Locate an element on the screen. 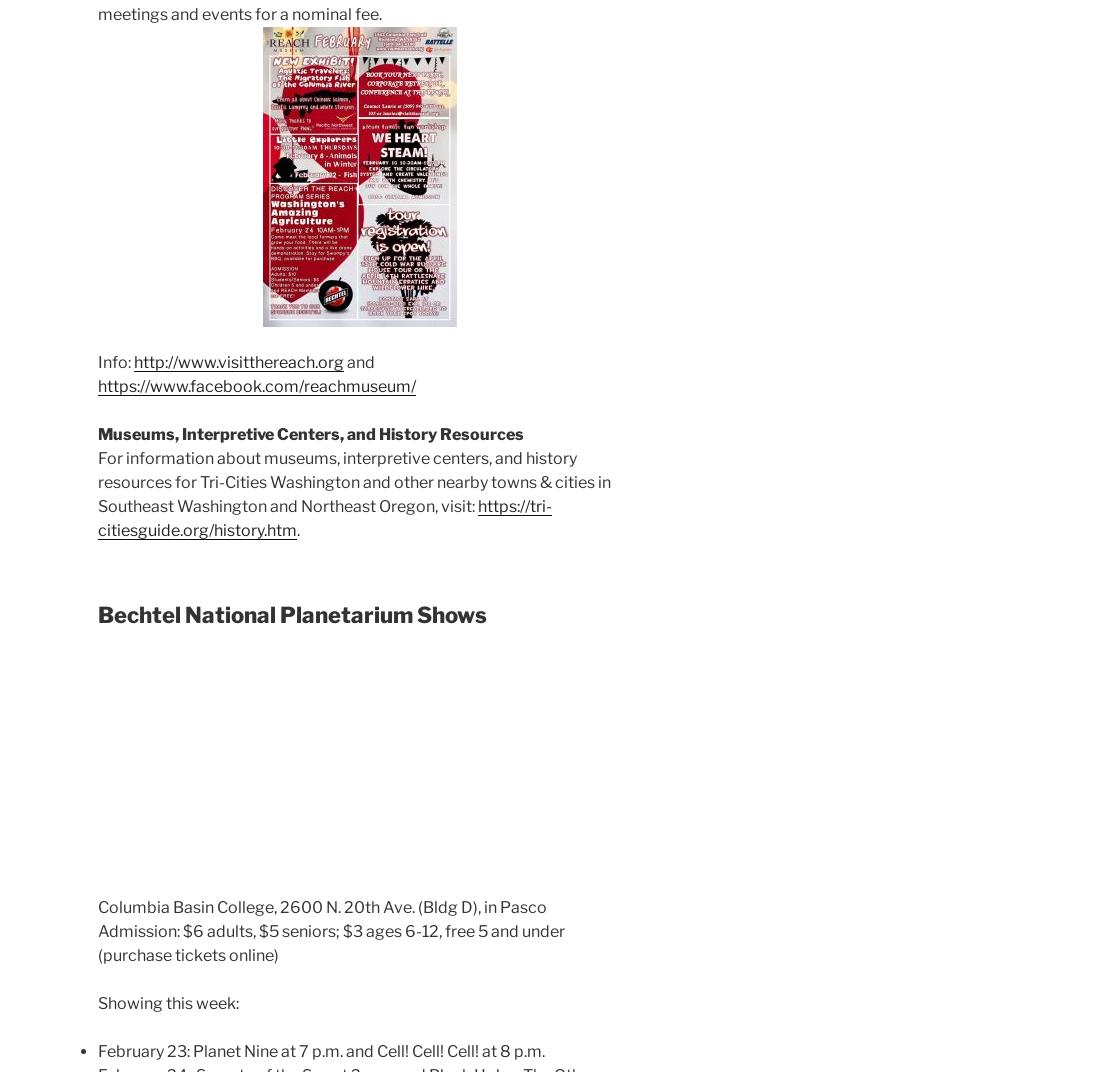  '.' is located at coordinates (297, 530).